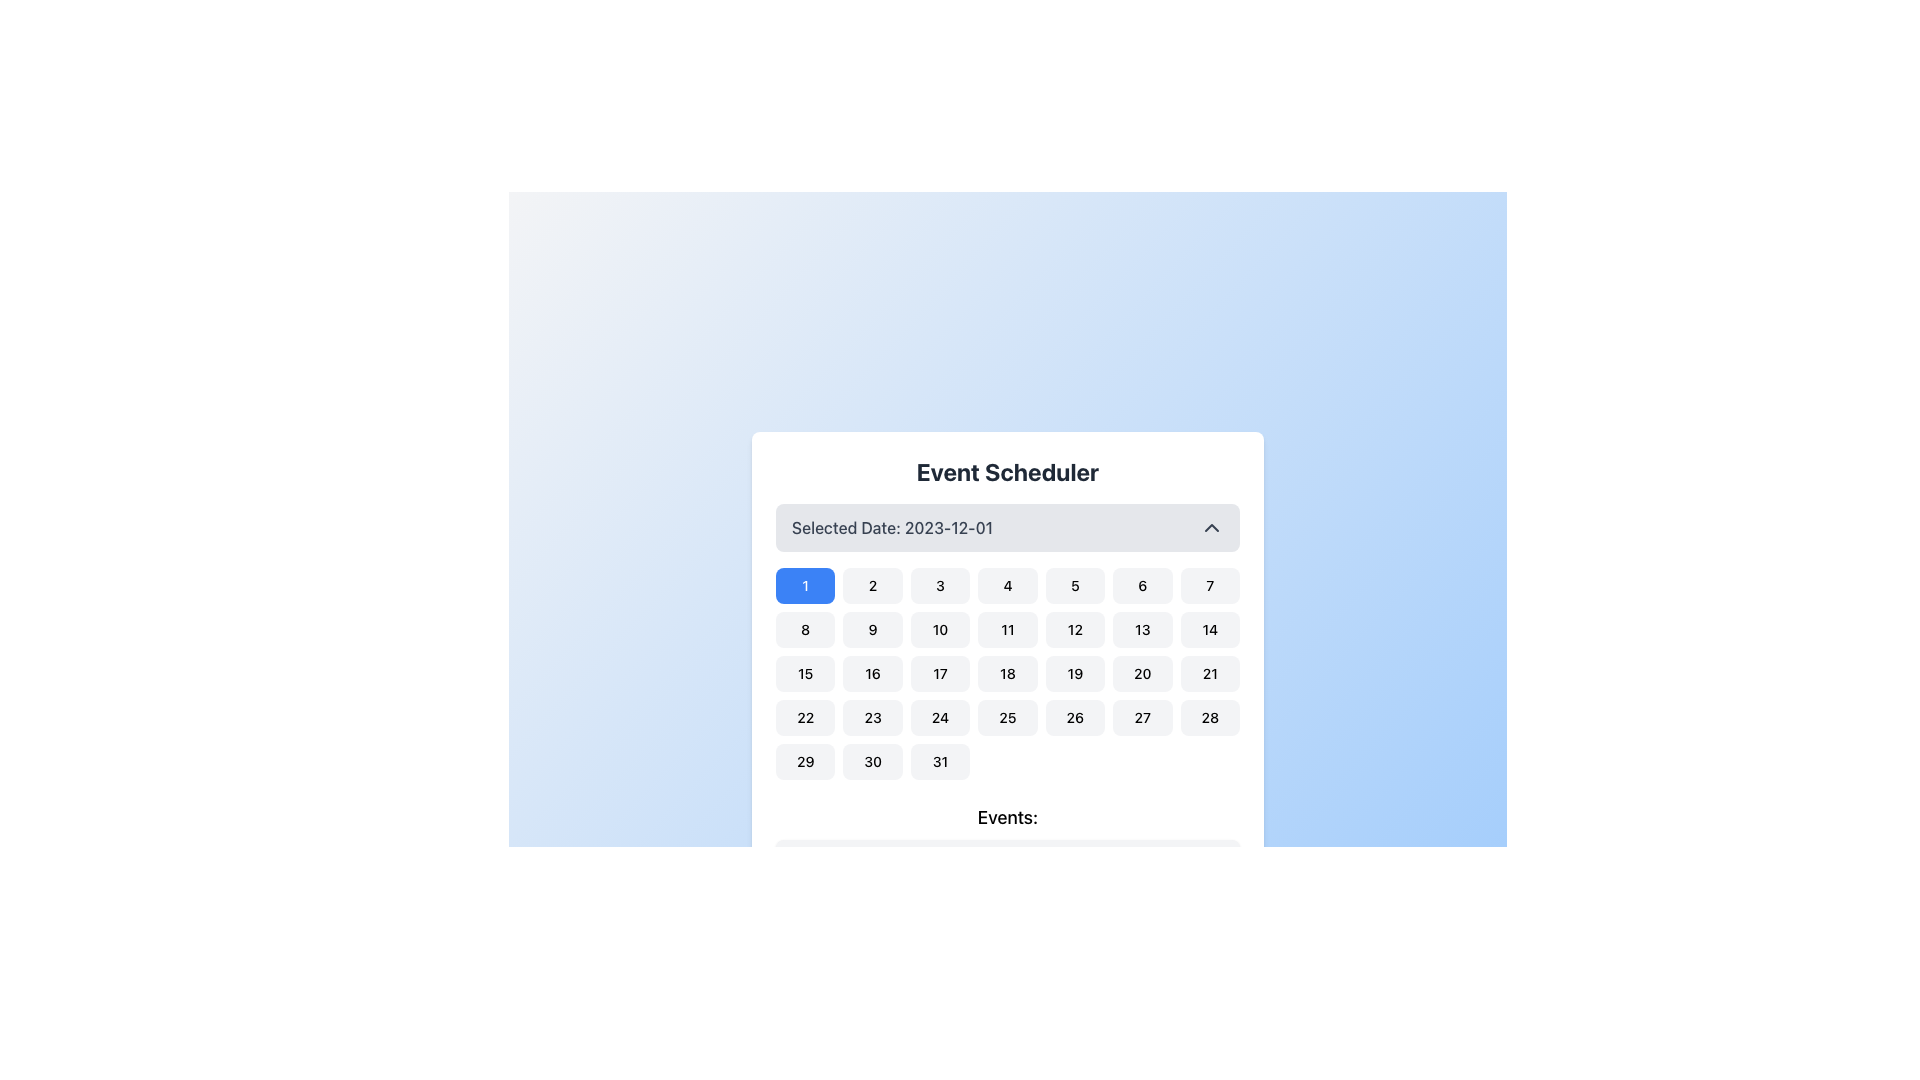 Image resolution: width=1920 pixels, height=1080 pixels. I want to click on the rounded rectangular button displaying the number '28' in the calendar view, so click(1208, 716).